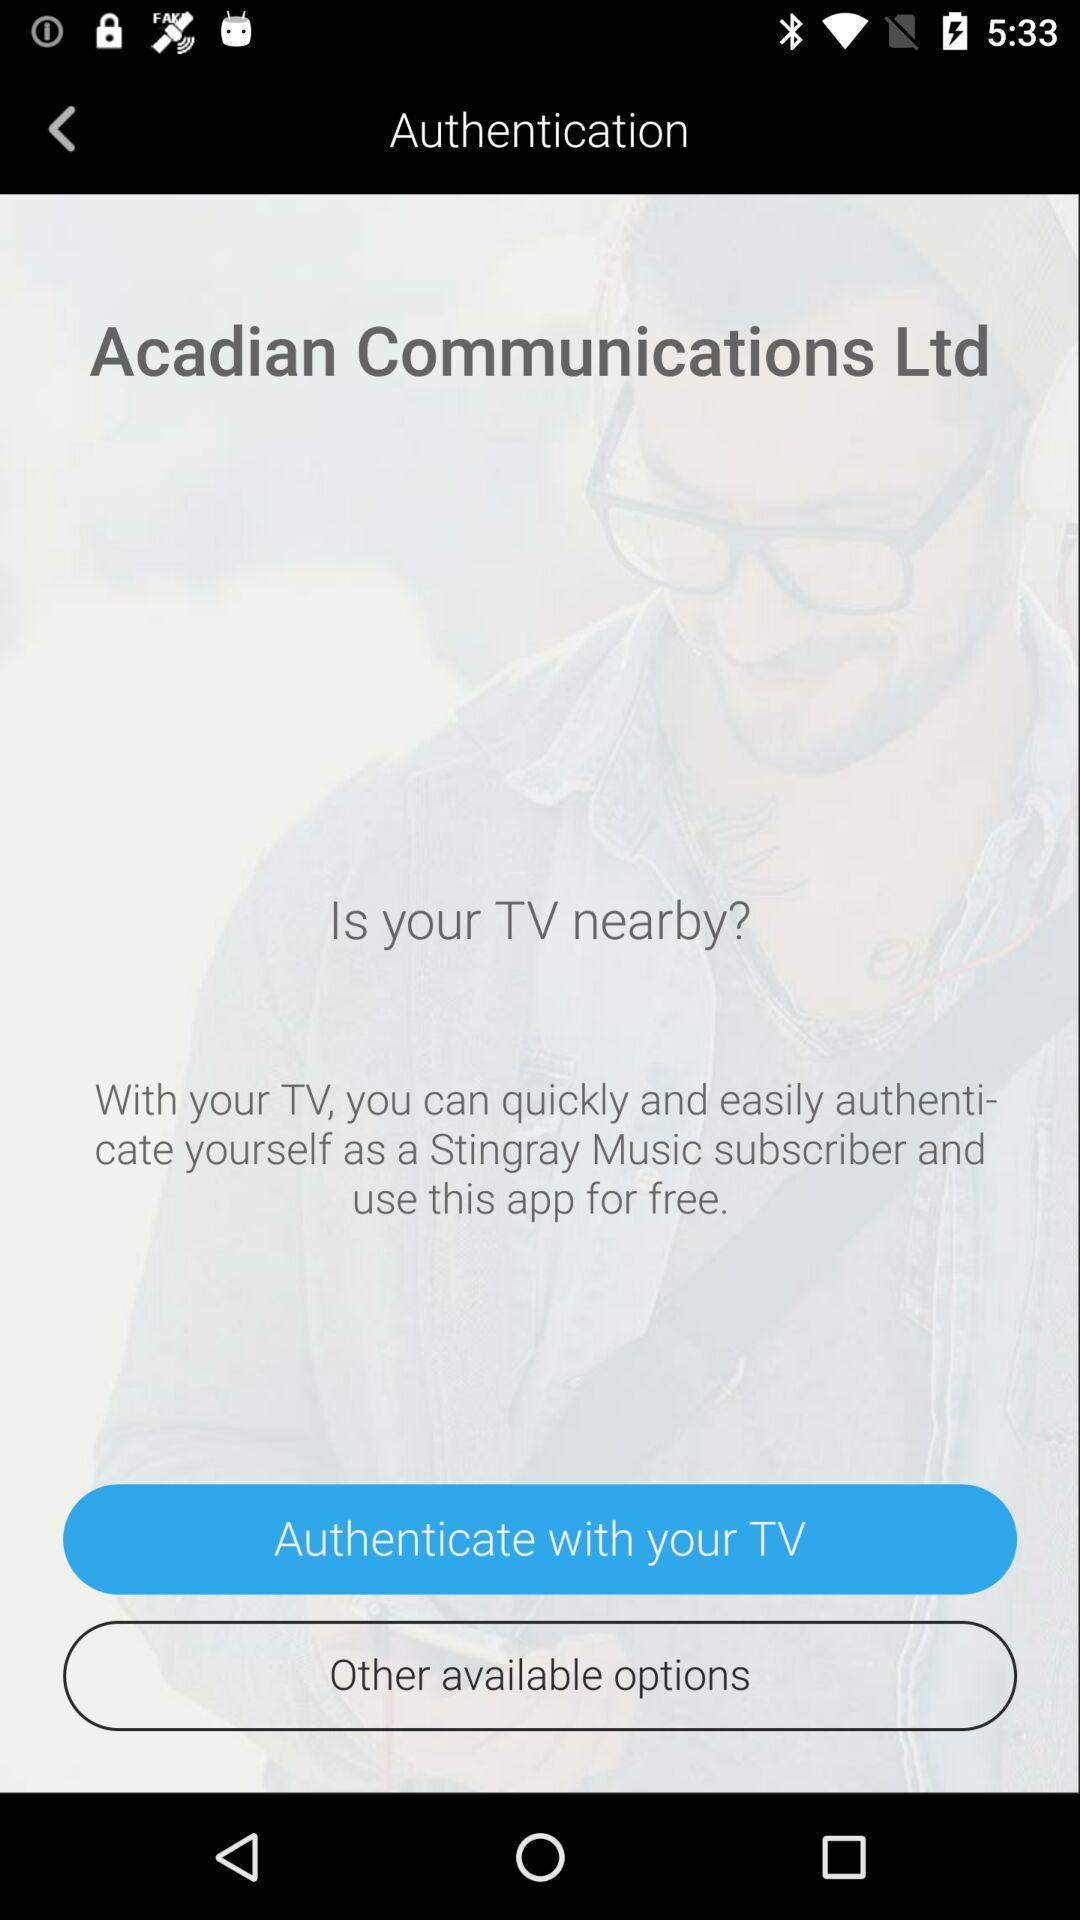  What do you see at coordinates (540, 1675) in the screenshot?
I see `the other available options icon` at bounding box center [540, 1675].